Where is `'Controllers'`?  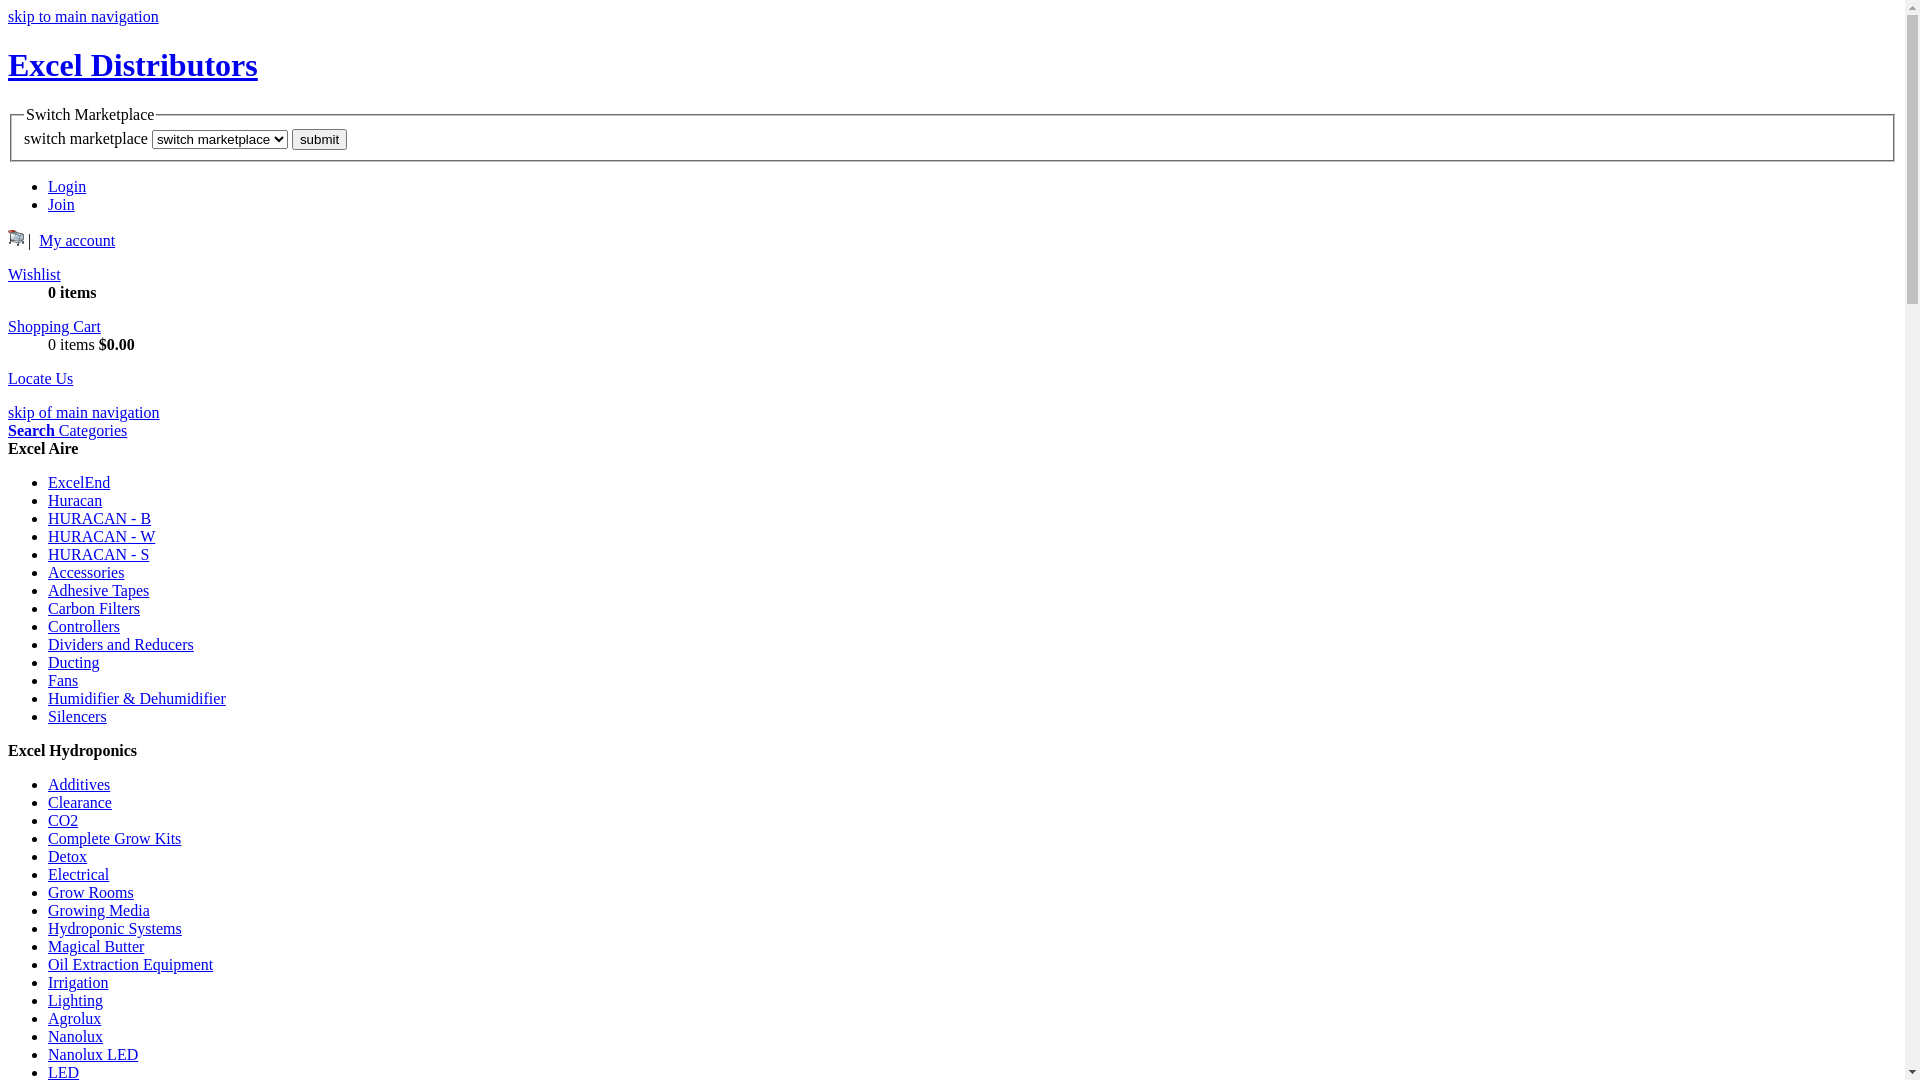
'Controllers' is located at coordinates (82, 625).